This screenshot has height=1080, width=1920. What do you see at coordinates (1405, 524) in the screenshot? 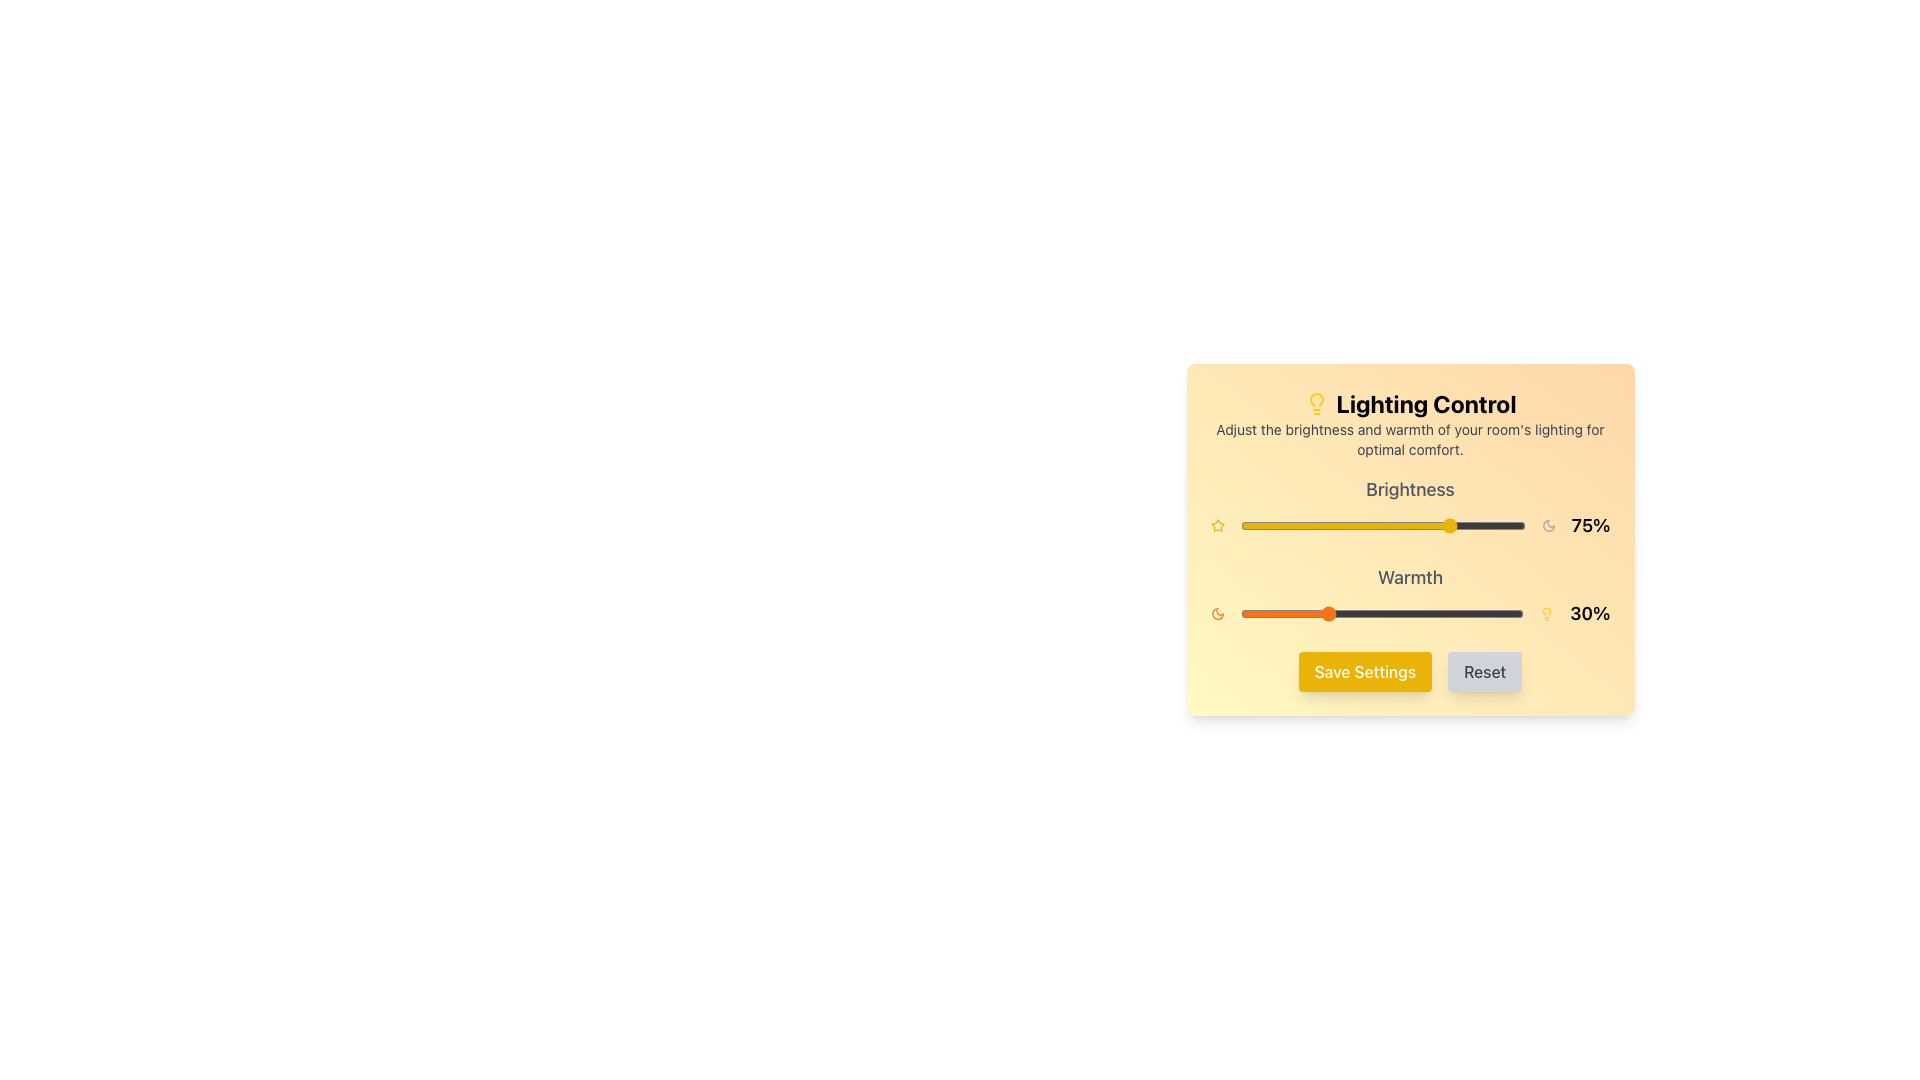
I see `the brightness` at bounding box center [1405, 524].